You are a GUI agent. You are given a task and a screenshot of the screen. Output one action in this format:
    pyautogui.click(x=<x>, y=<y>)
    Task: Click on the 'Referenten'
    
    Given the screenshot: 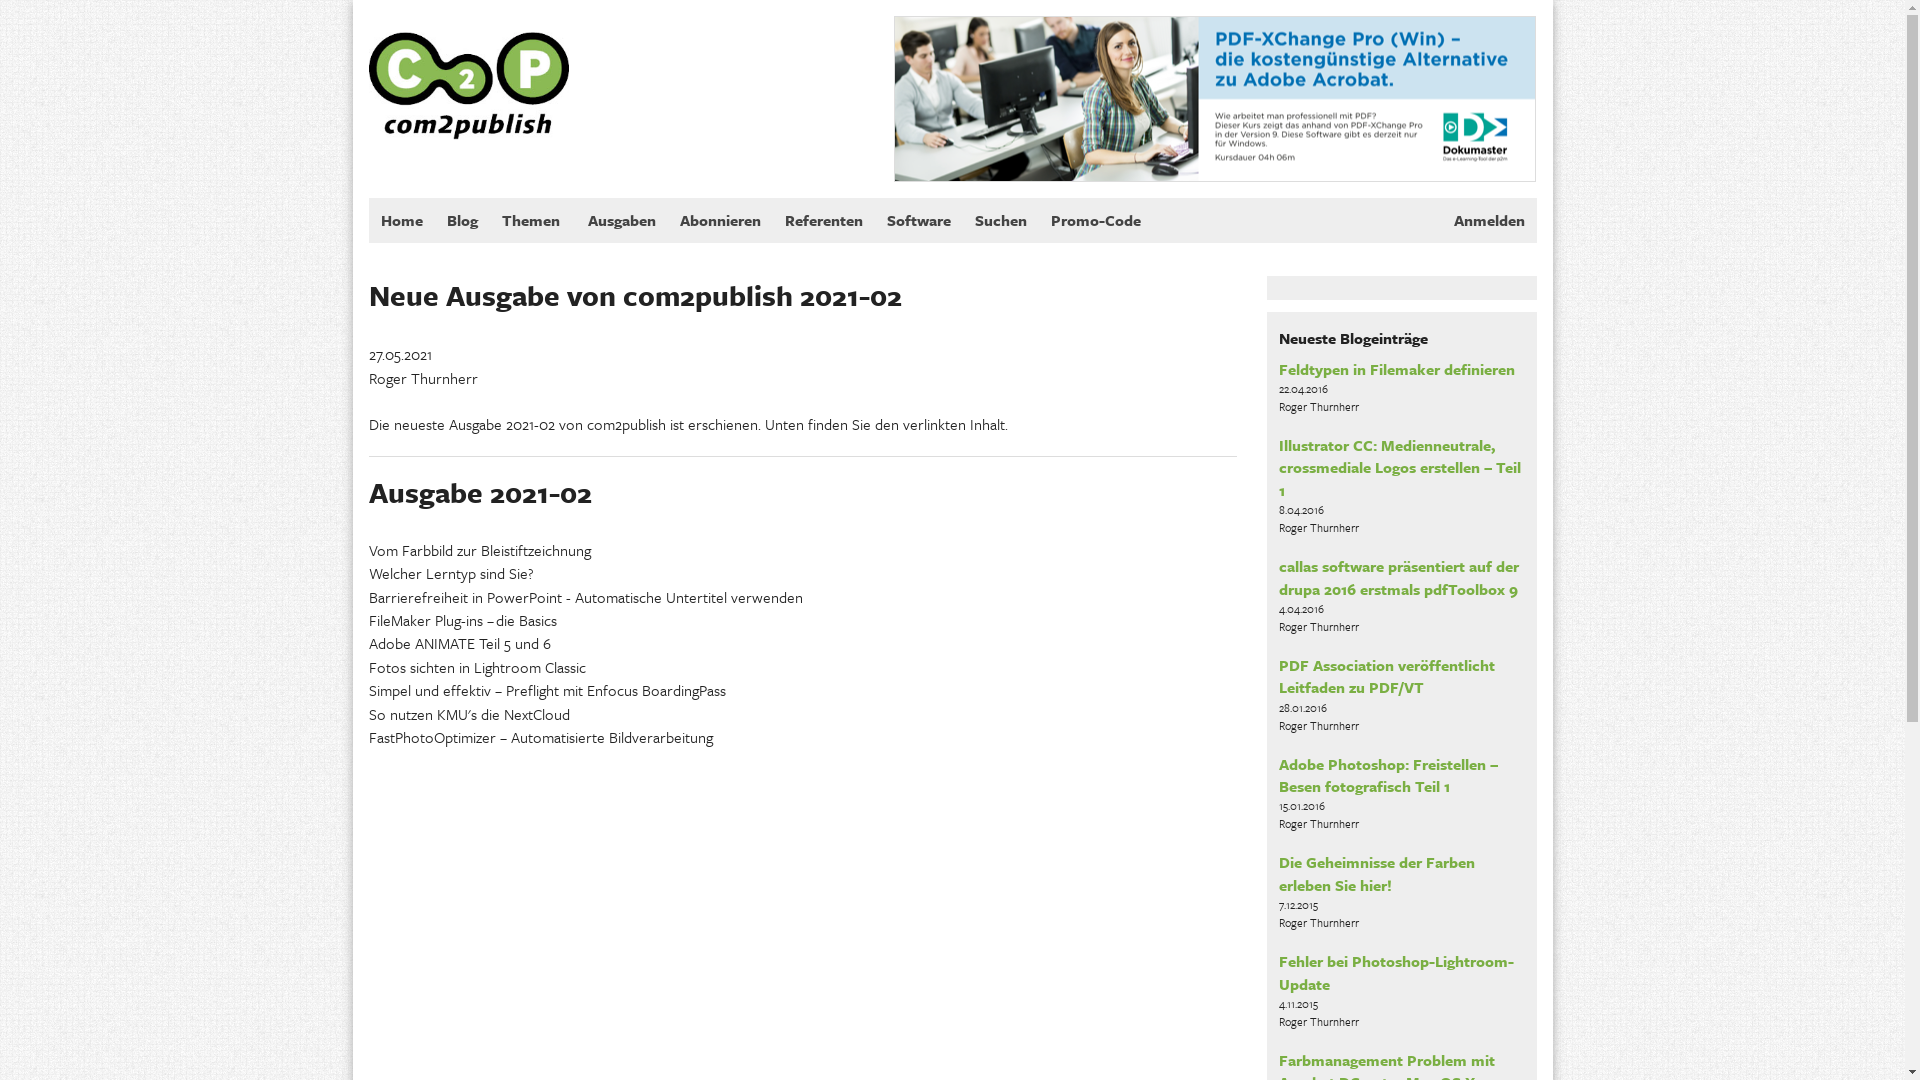 What is the action you would take?
    pyautogui.click(x=822, y=220)
    